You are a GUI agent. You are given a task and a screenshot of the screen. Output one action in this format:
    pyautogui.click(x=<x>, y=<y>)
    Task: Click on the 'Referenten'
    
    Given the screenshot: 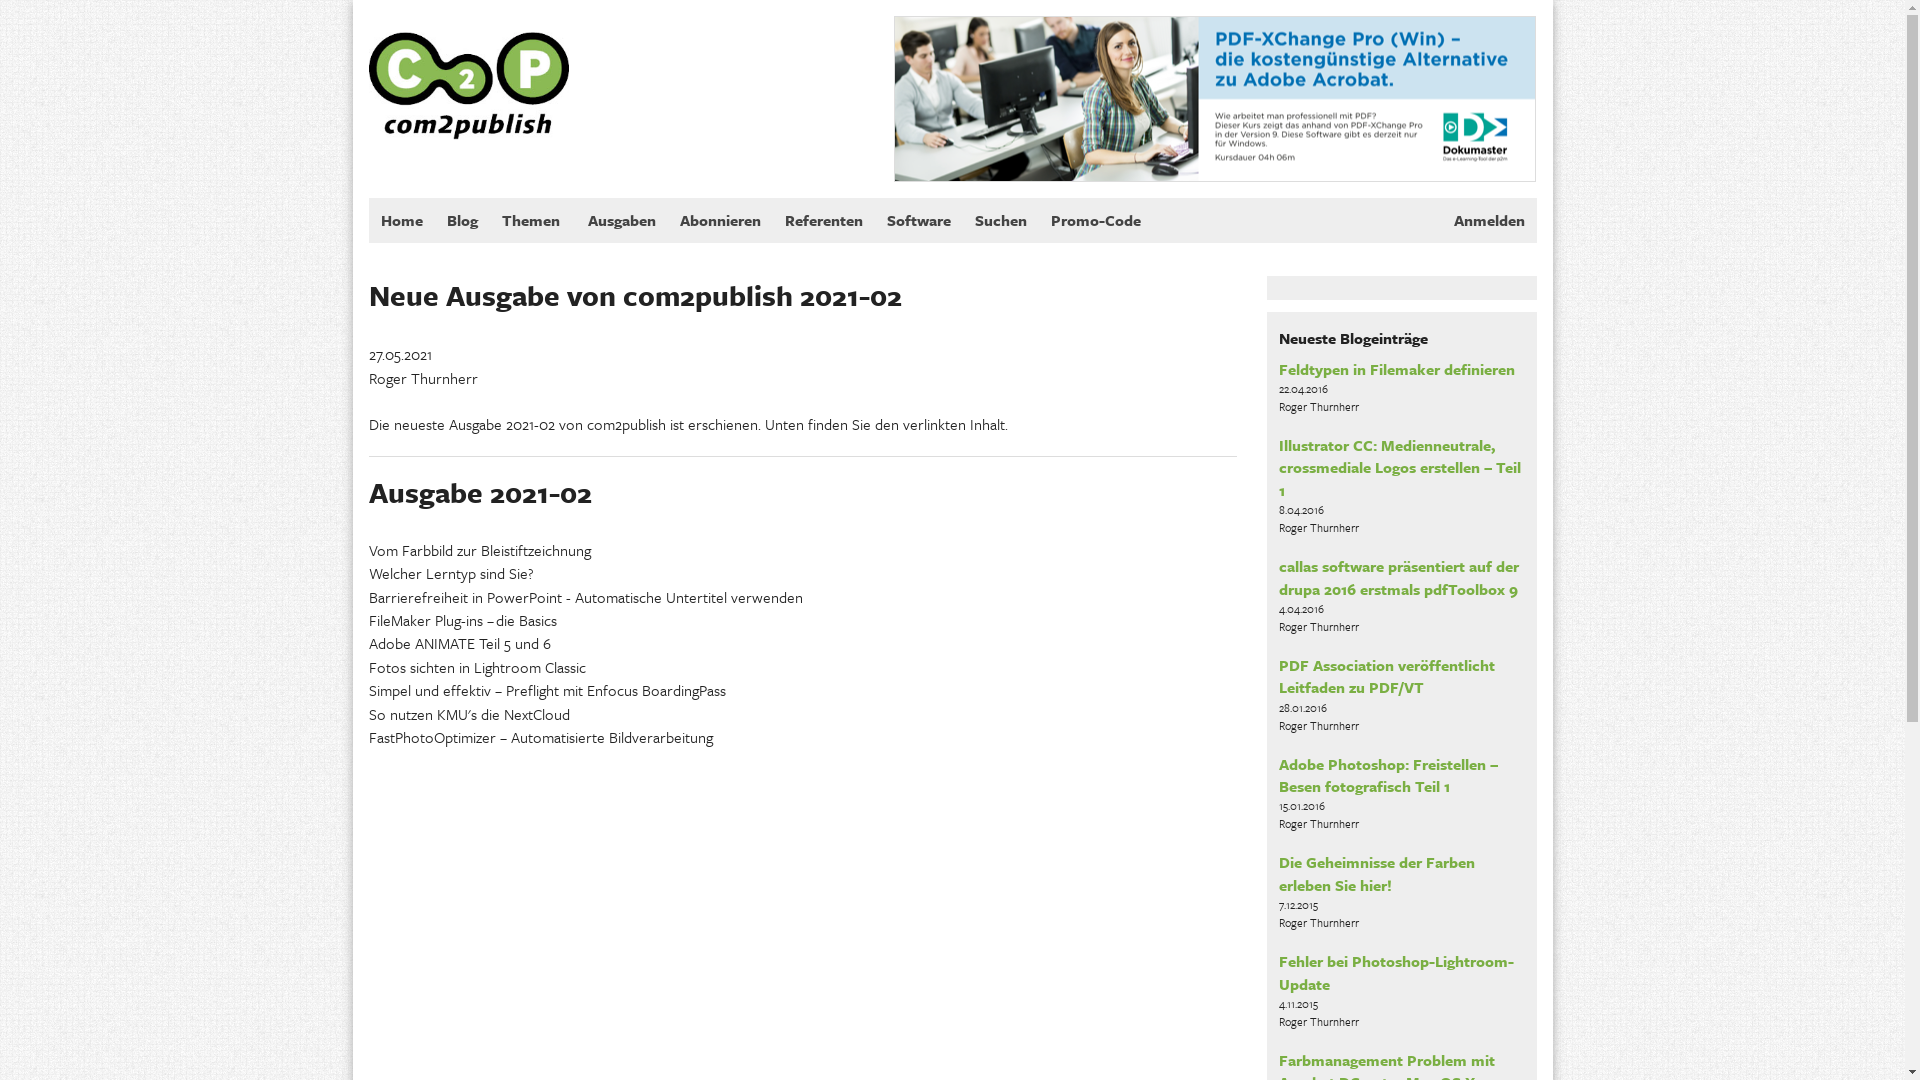 What is the action you would take?
    pyautogui.click(x=822, y=220)
    